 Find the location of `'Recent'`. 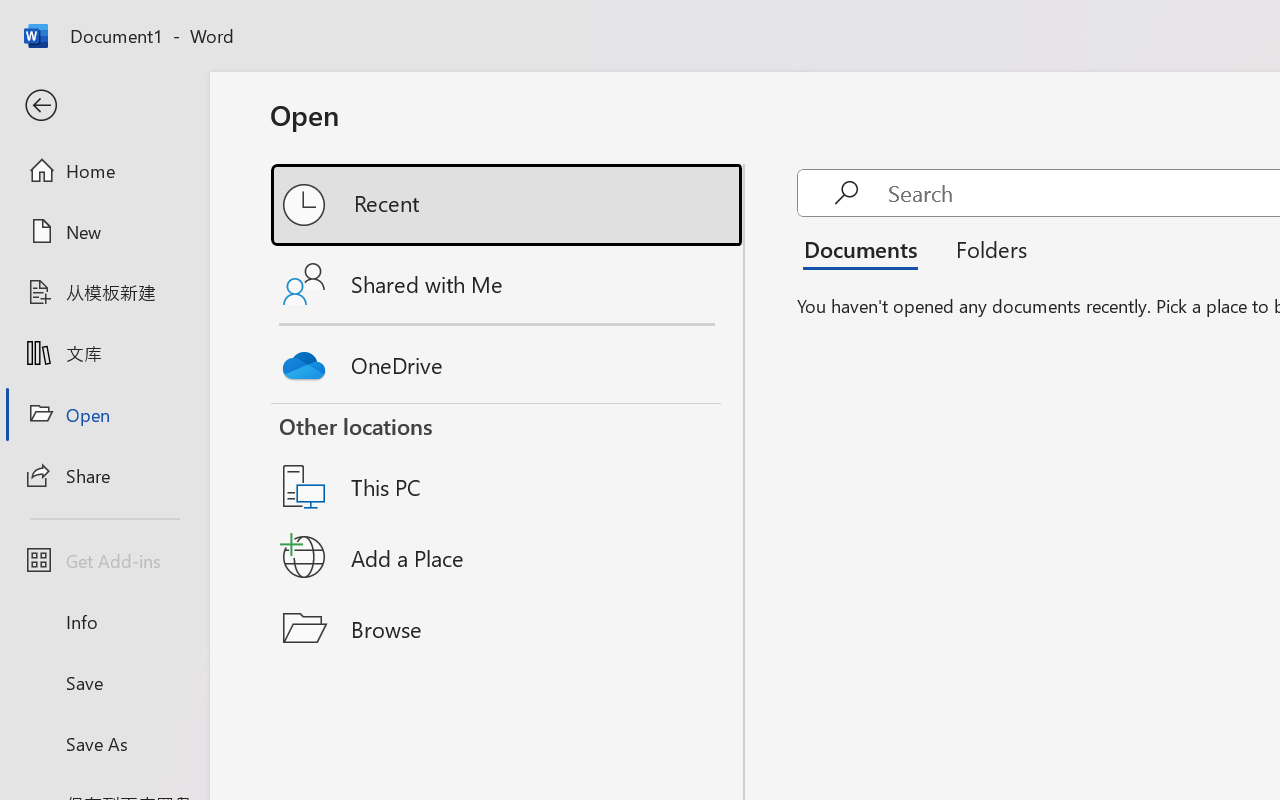

'Recent' is located at coordinates (508, 205).